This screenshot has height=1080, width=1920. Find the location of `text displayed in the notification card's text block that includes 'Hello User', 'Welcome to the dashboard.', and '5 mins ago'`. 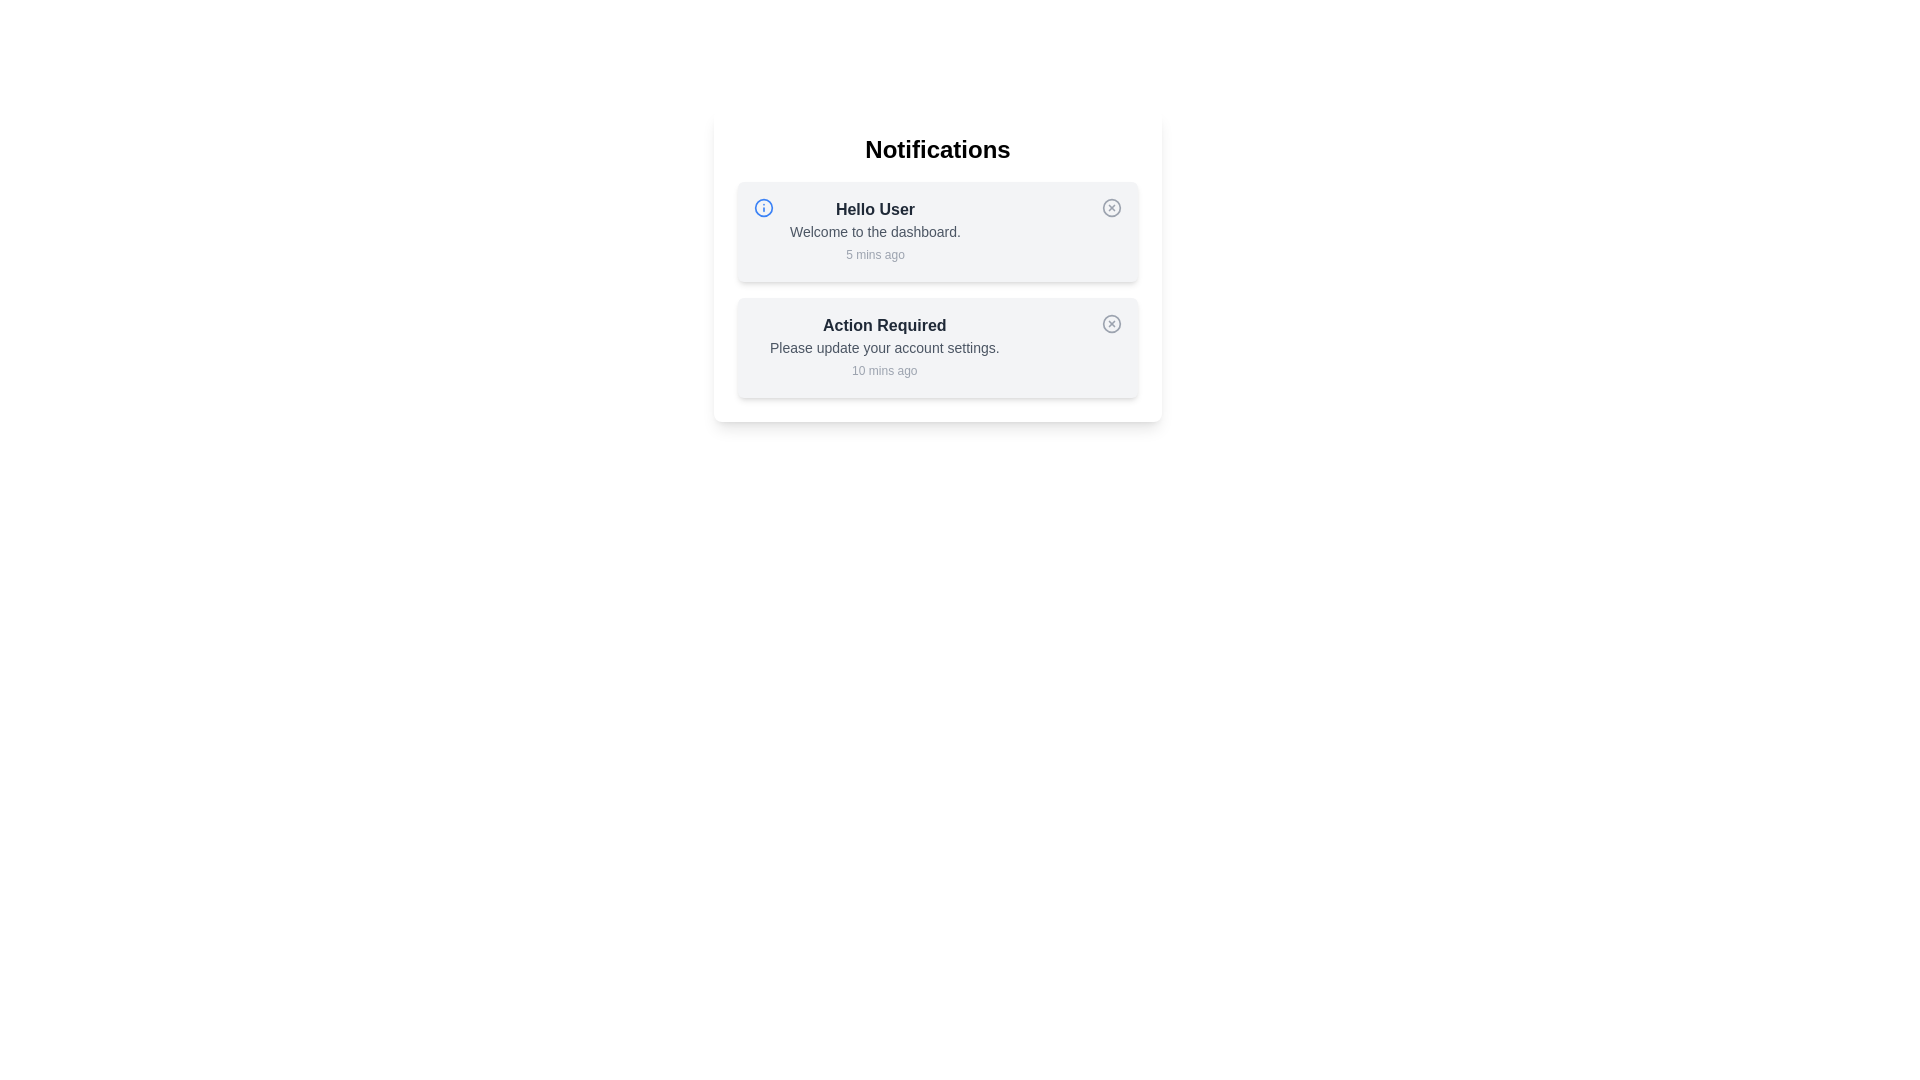

text displayed in the notification card's text block that includes 'Hello User', 'Welcome to the dashboard.', and '5 mins ago' is located at coordinates (875, 230).